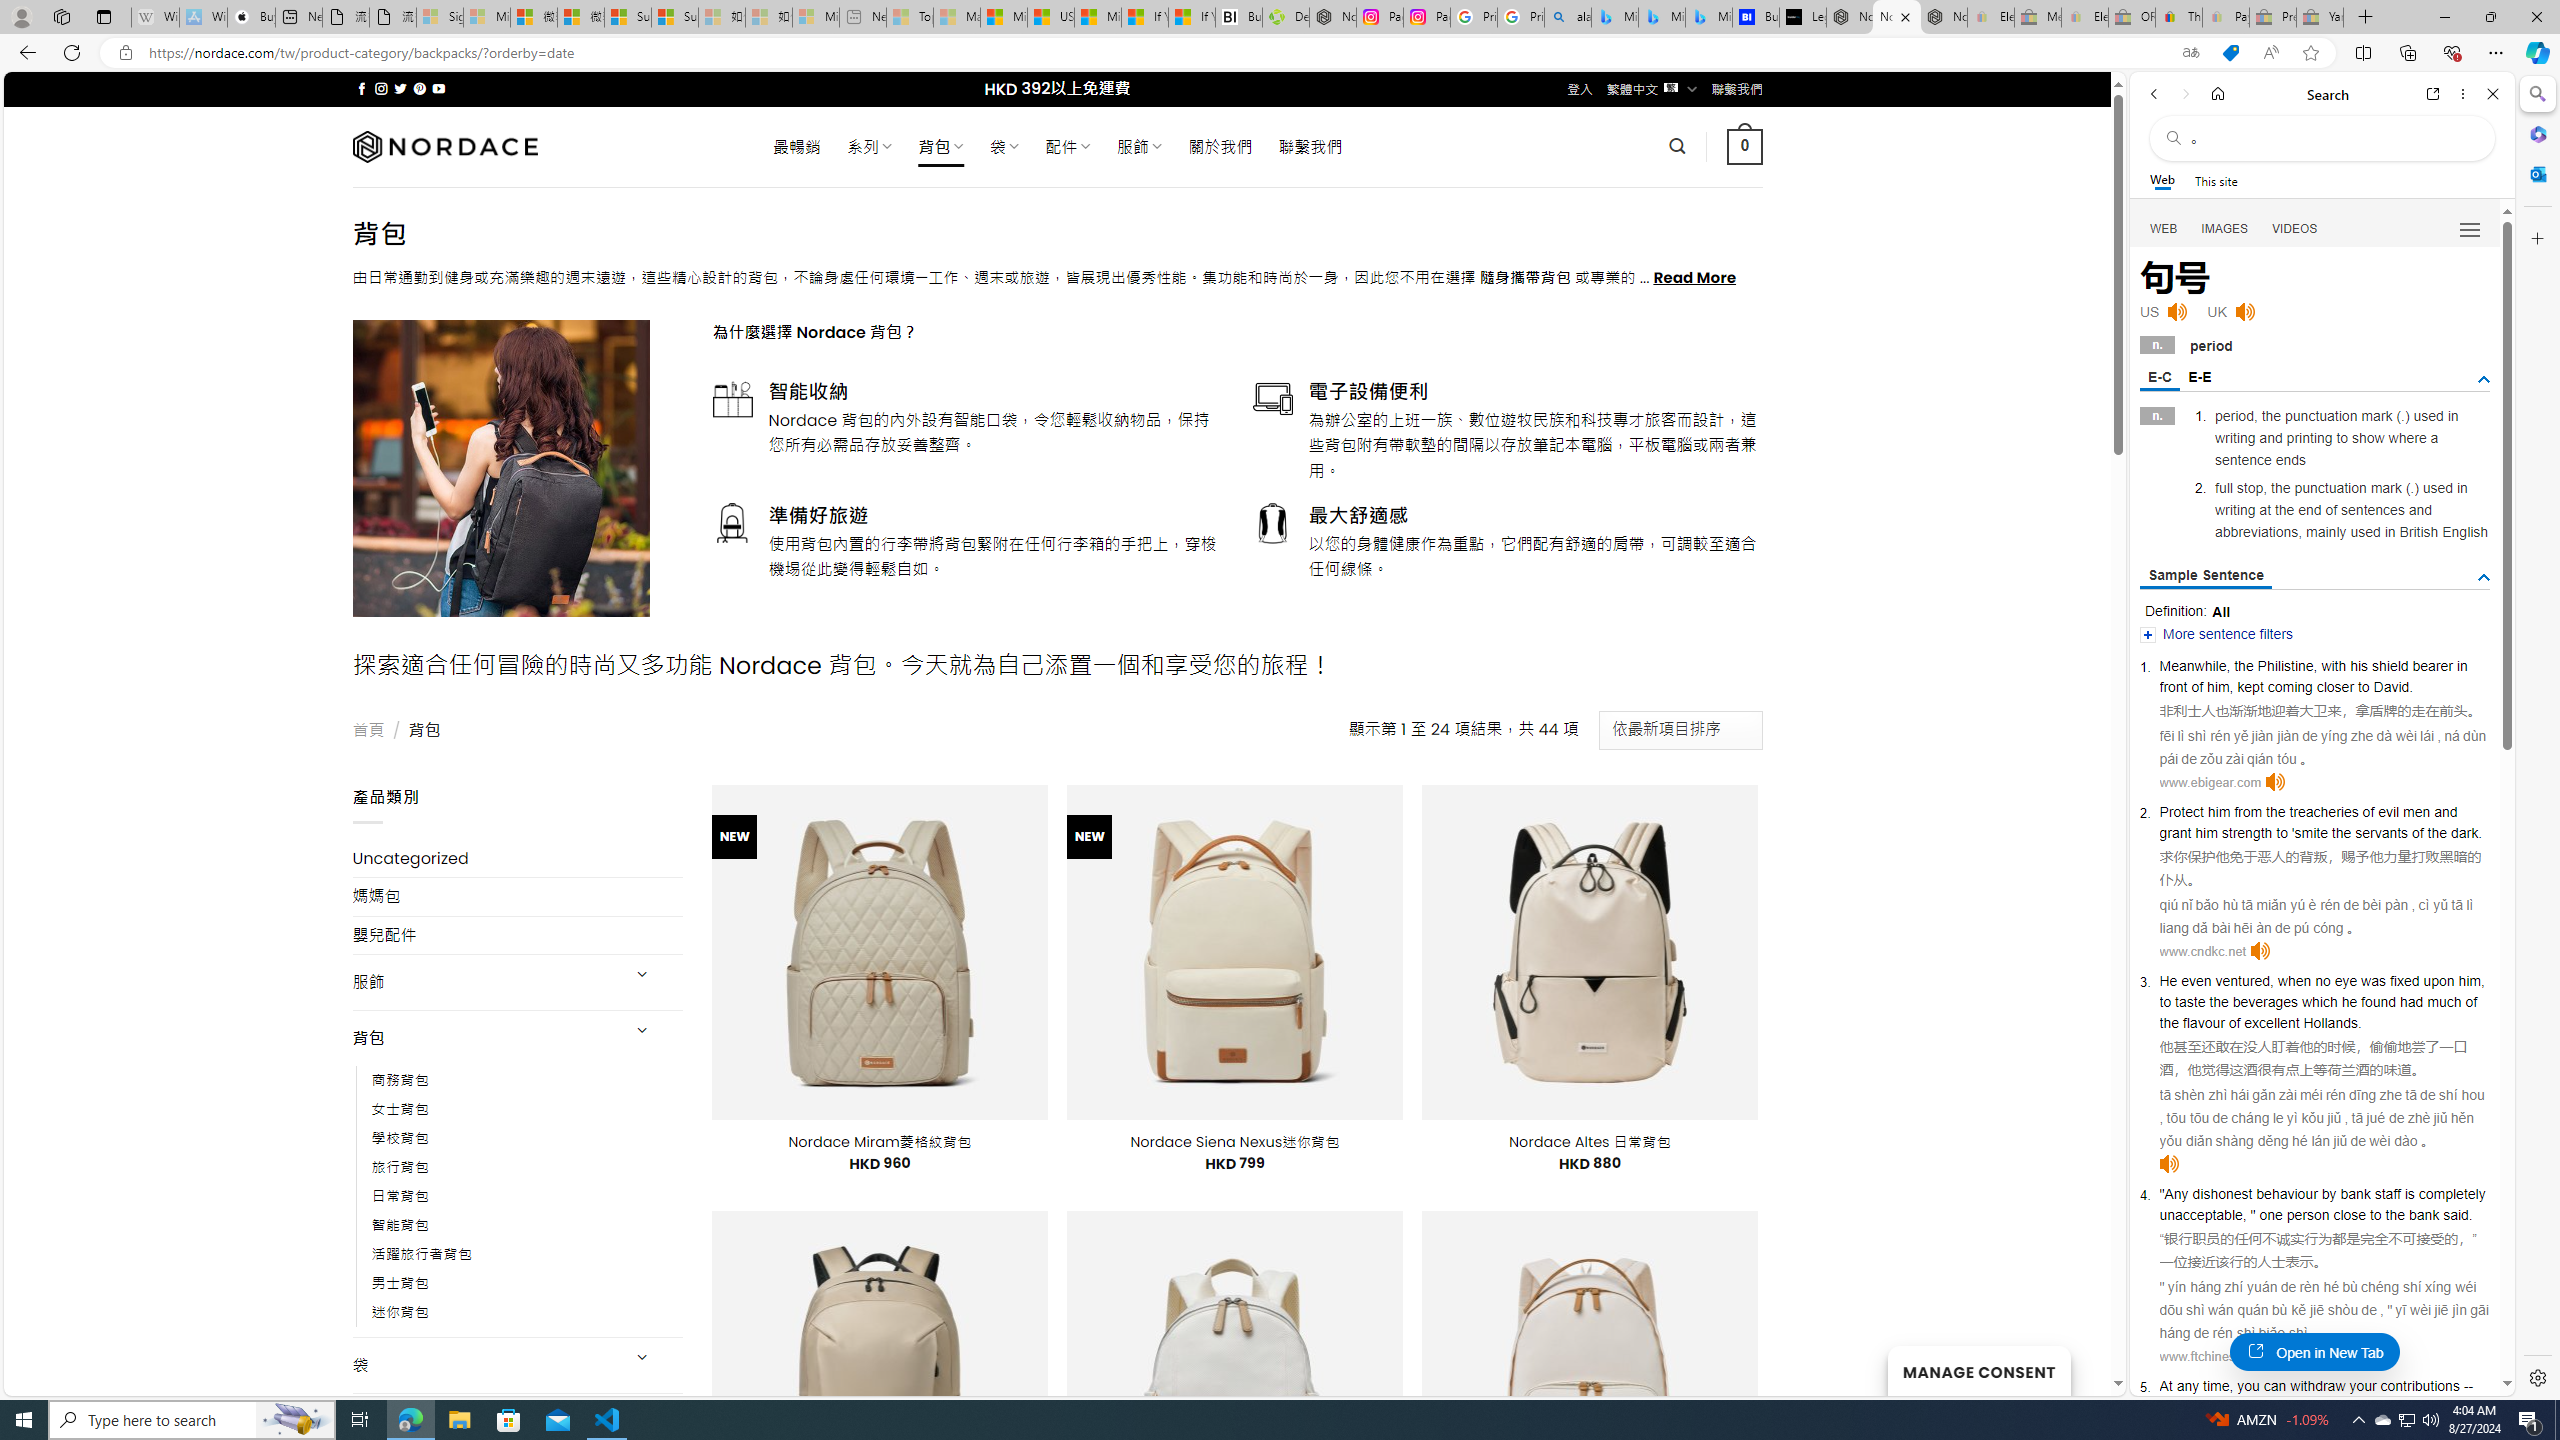 This screenshot has width=2560, height=1440. Describe the element at coordinates (2247, 1386) in the screenshot. I see `'you'` at that location.